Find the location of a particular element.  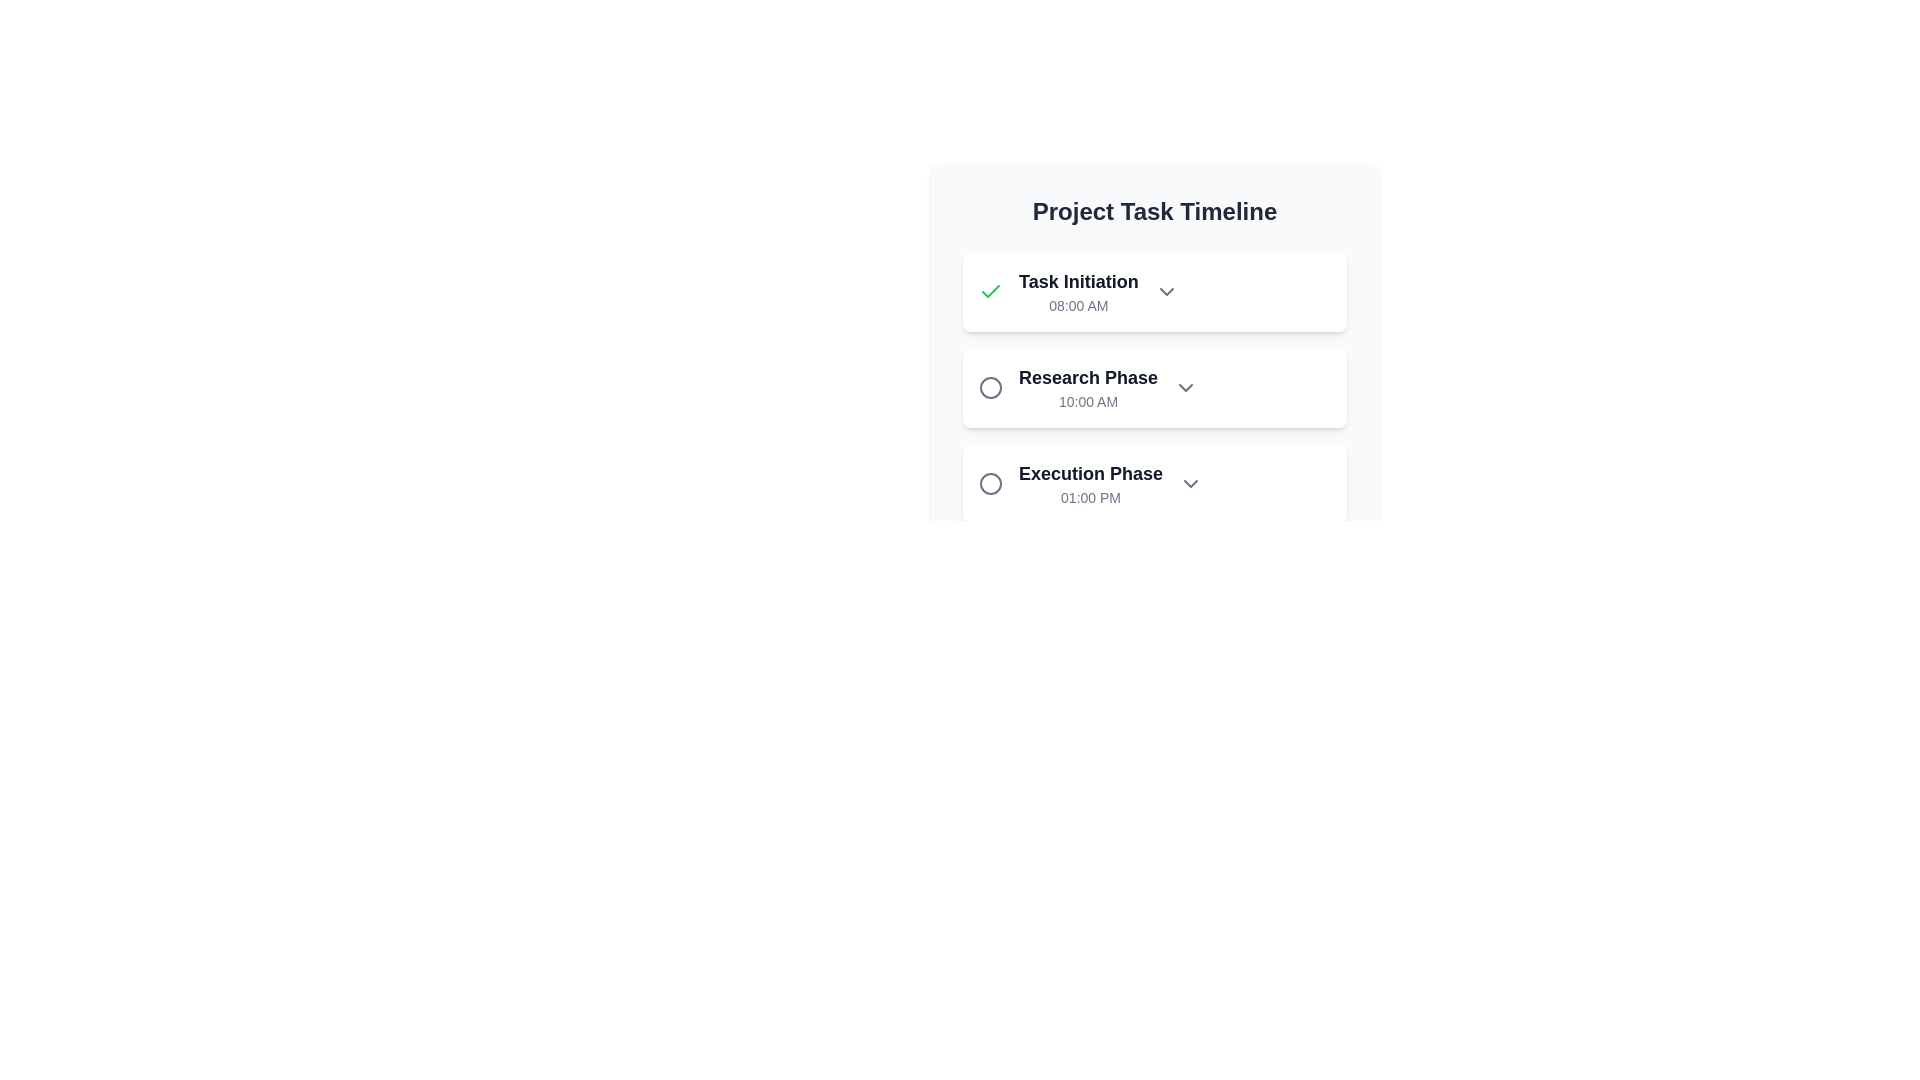

the time label displaying the time for the 'Execution Phase' task located in the lower section of the task card is located at coordinates (1089, 496).